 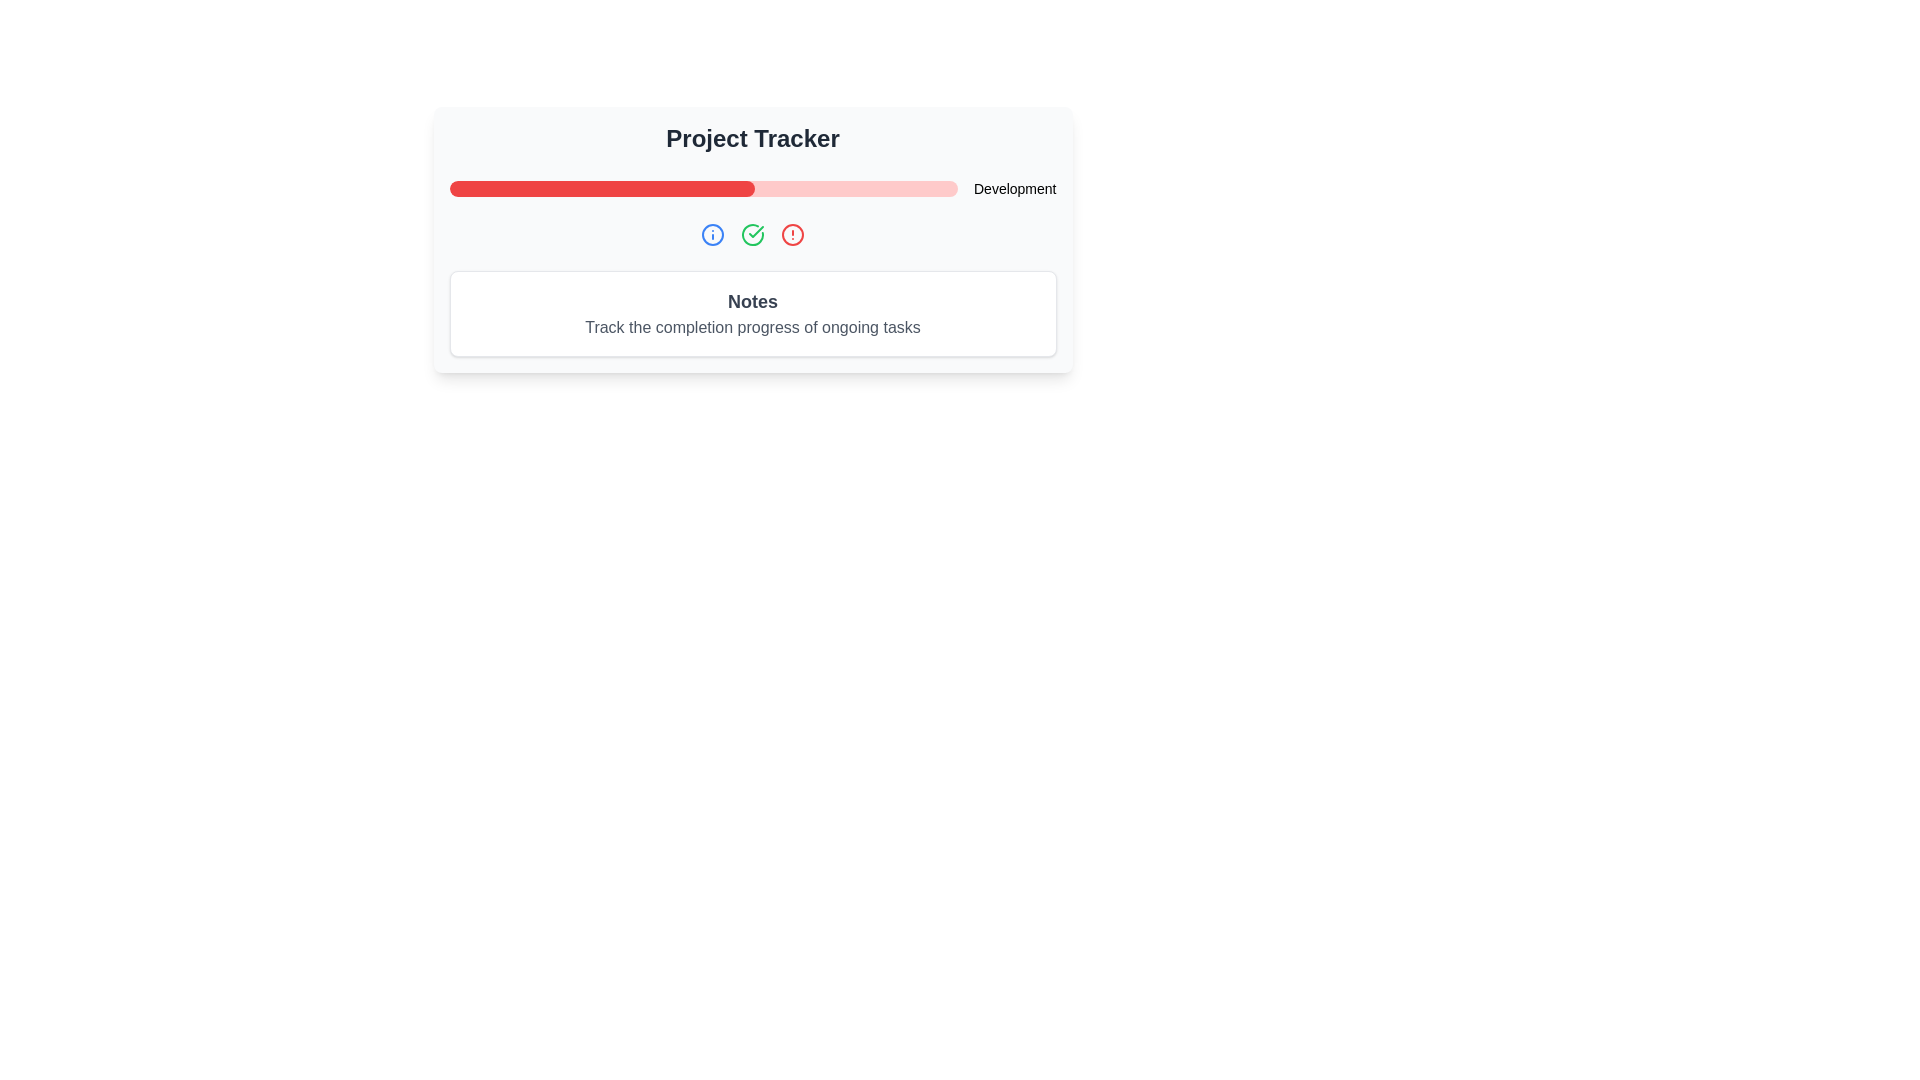 I want to click on the progress level of the horizontally elongated light red progress bar that indicates approximately 60% completion, located below the 'Project Tracker' title, so click(x=703, y=189).